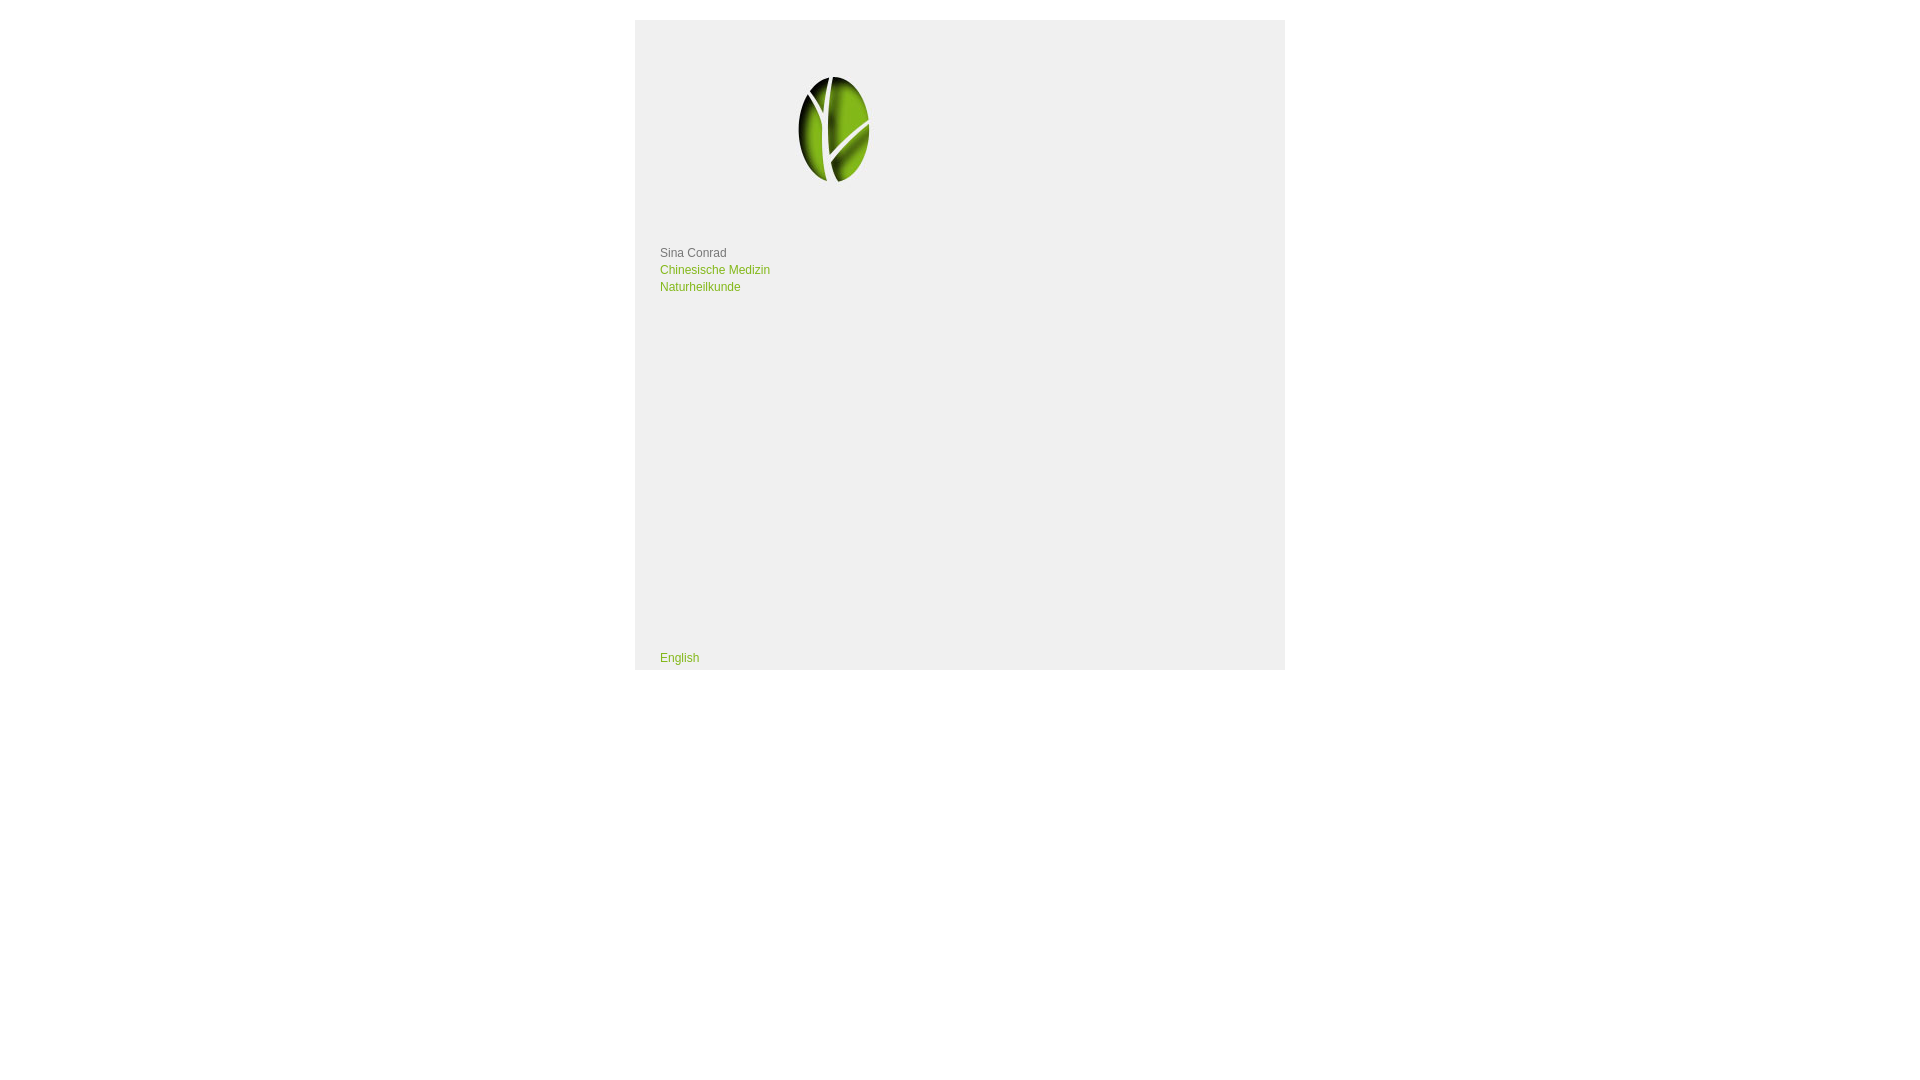  What do you see at coordinates (660, 270) in the screenshot?
I see `'Chinesische Medizin'` at bounding box center [660, 270].